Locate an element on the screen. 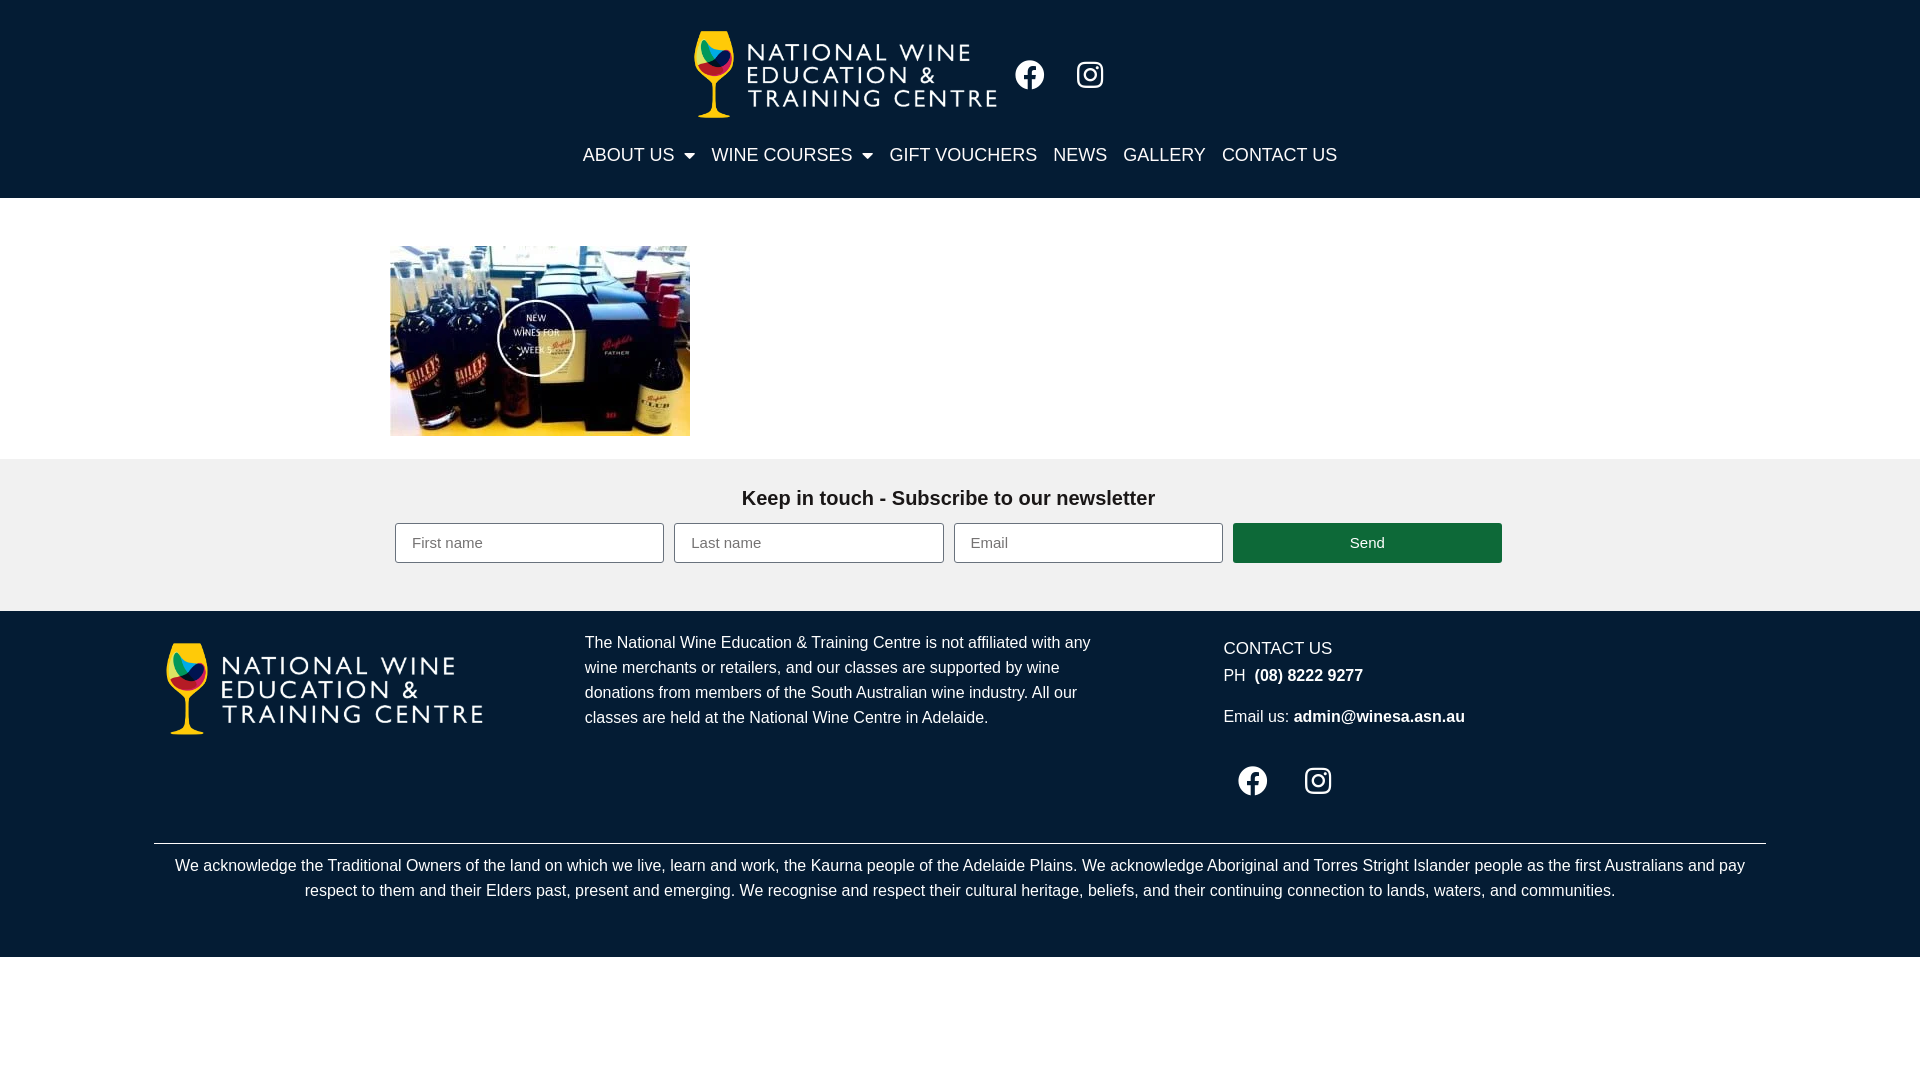  'admin@winesa.asn.au' is located at coordinates (1378, 715).